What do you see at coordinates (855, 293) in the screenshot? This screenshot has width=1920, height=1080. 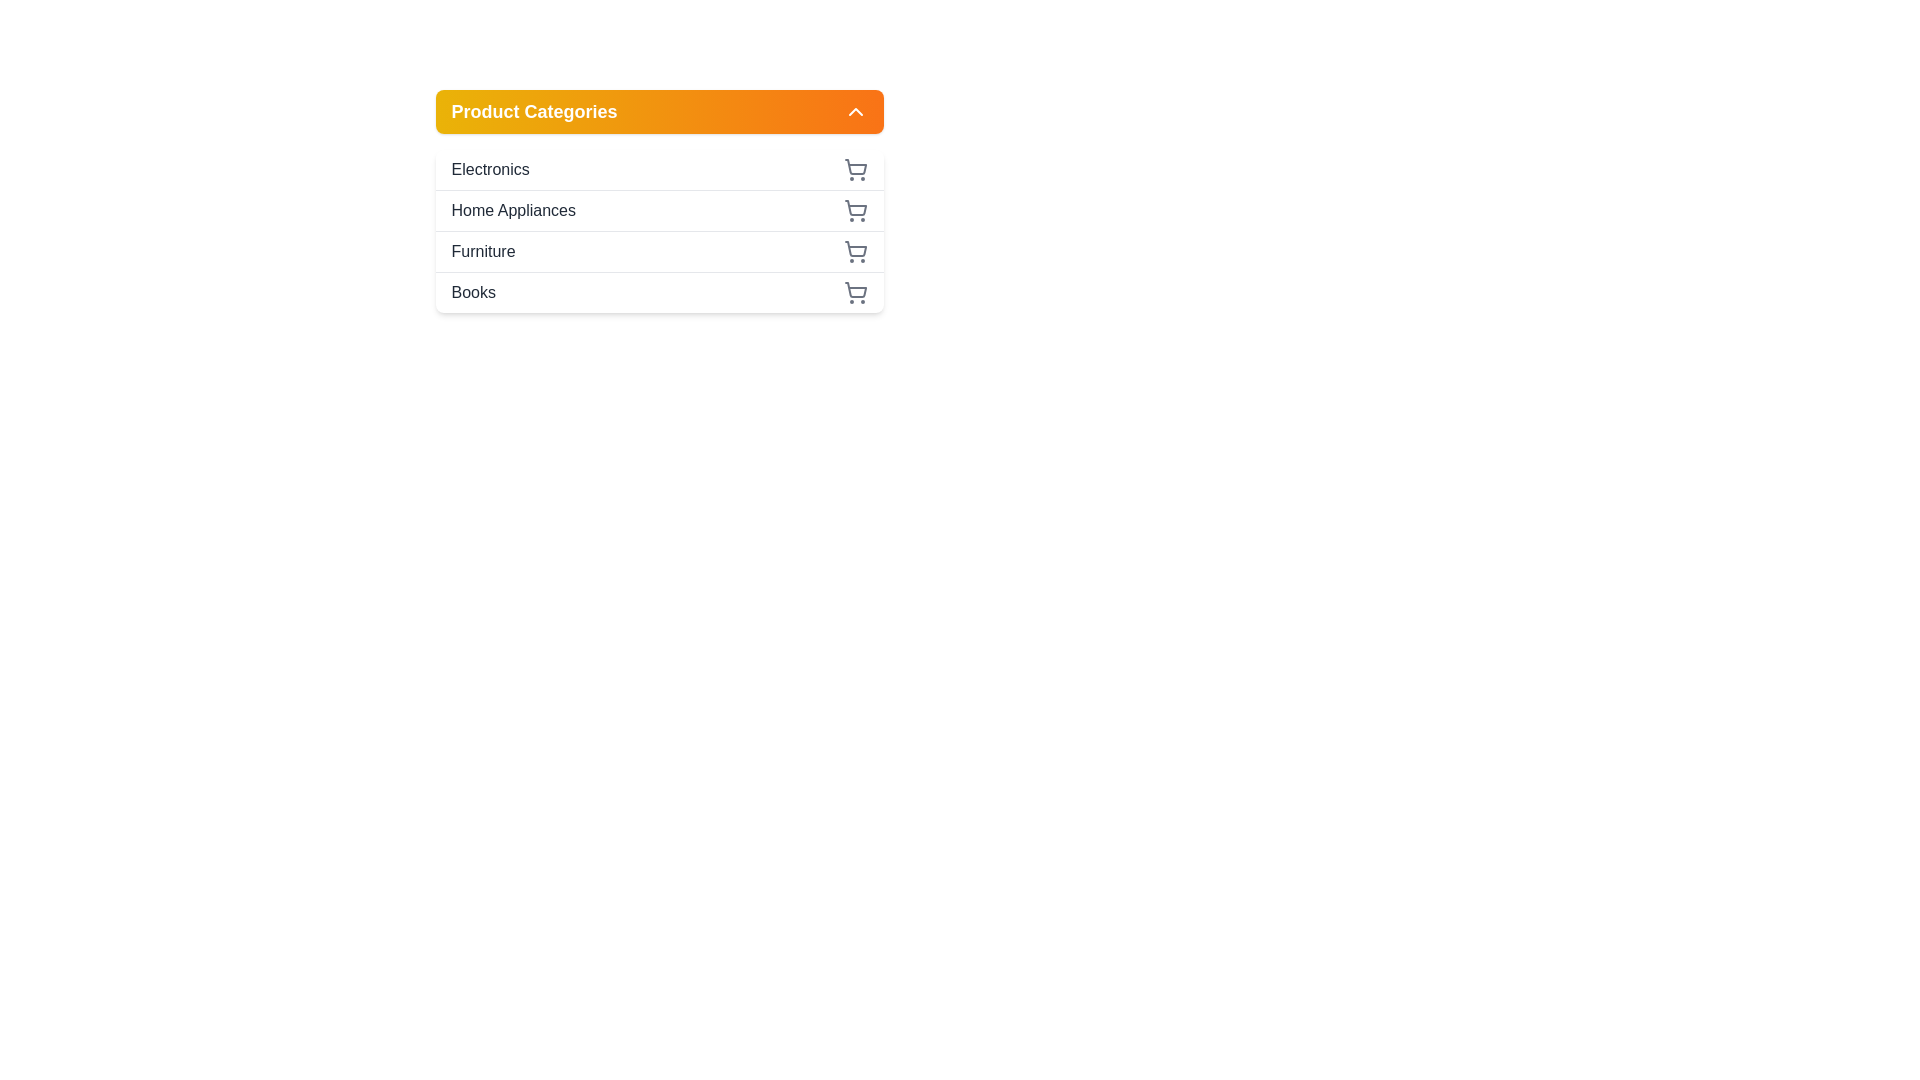 I see `the shopping cart icon located to the right of the text 'Books' in the 'Product Categories' list to trigger visual feedback or a tooltip` at bounding box center [855, 293].